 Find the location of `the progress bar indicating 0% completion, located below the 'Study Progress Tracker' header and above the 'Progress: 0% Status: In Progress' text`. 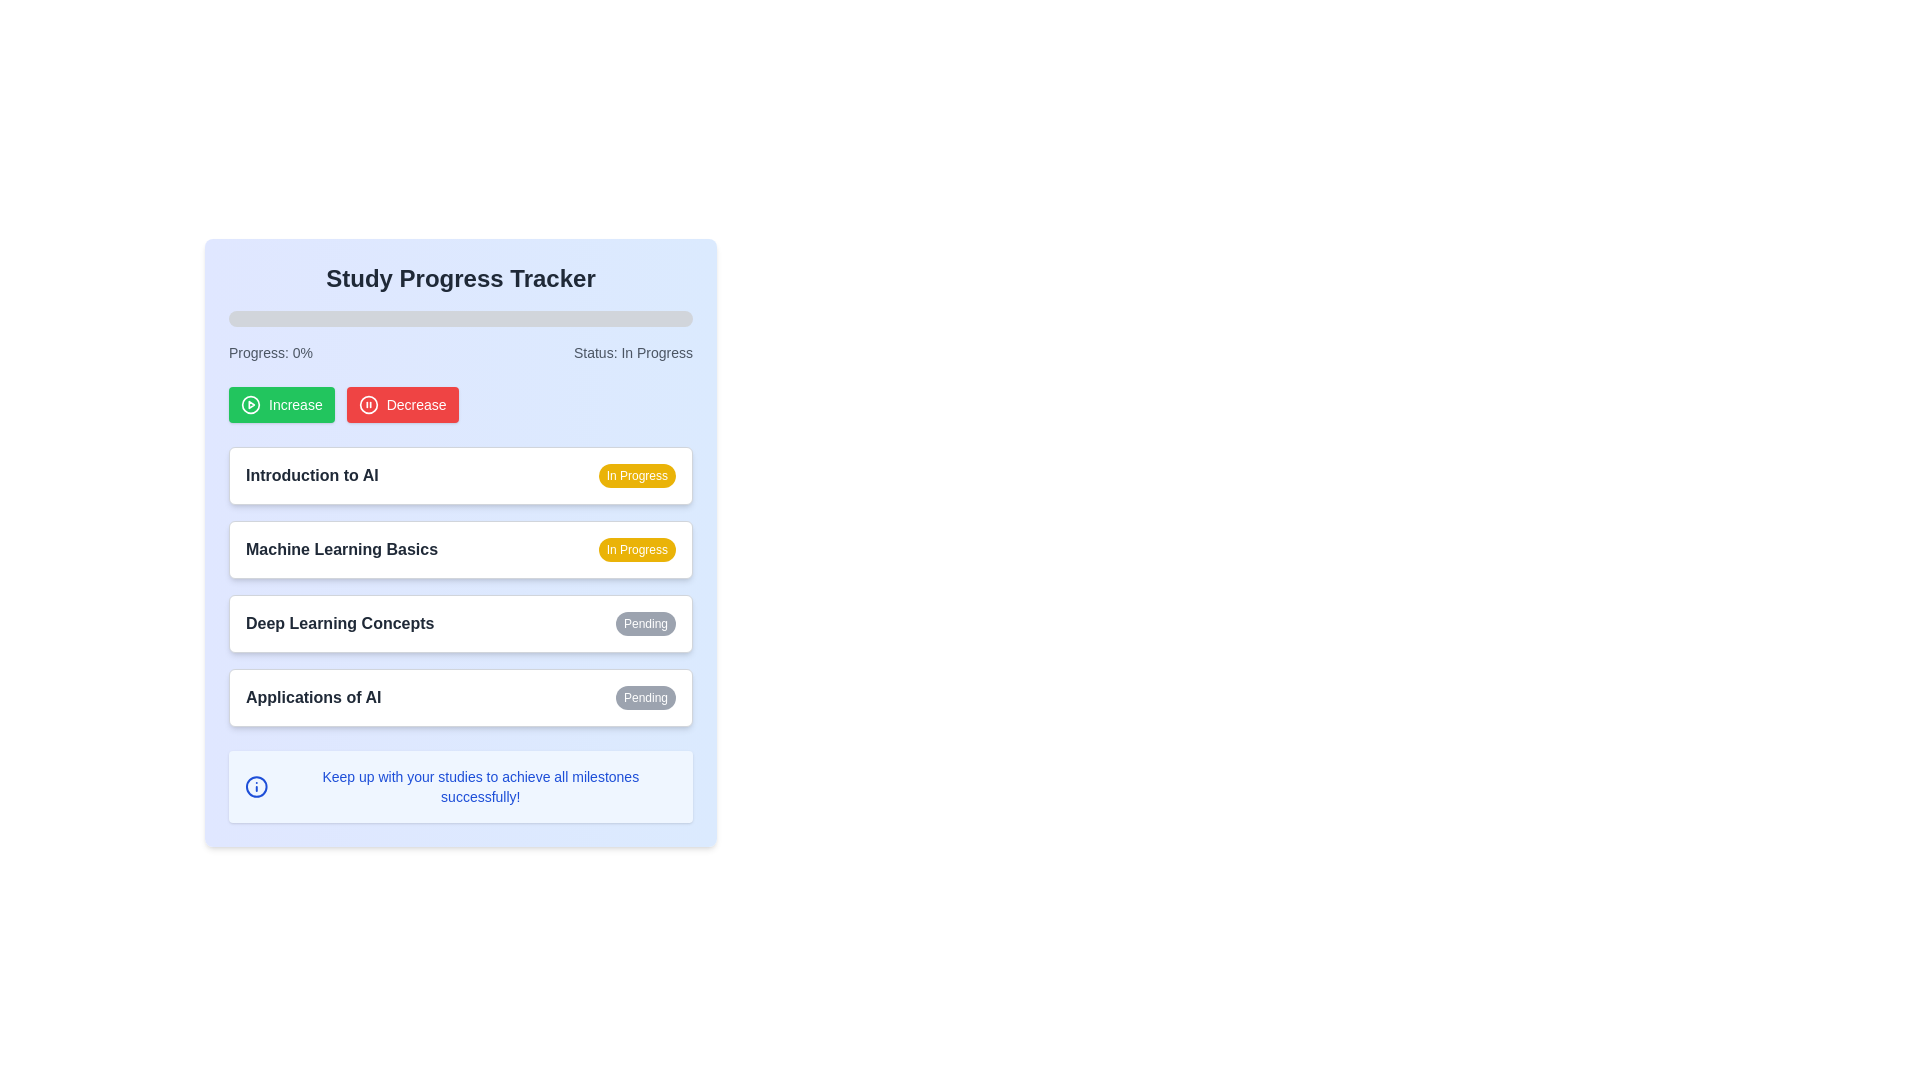

the progress bar indicating 0% completion, located below the 'Study Progress Tracker' header and above the 'Progress: 0% Status: In Progress' text is located at coordinates (459, 318).